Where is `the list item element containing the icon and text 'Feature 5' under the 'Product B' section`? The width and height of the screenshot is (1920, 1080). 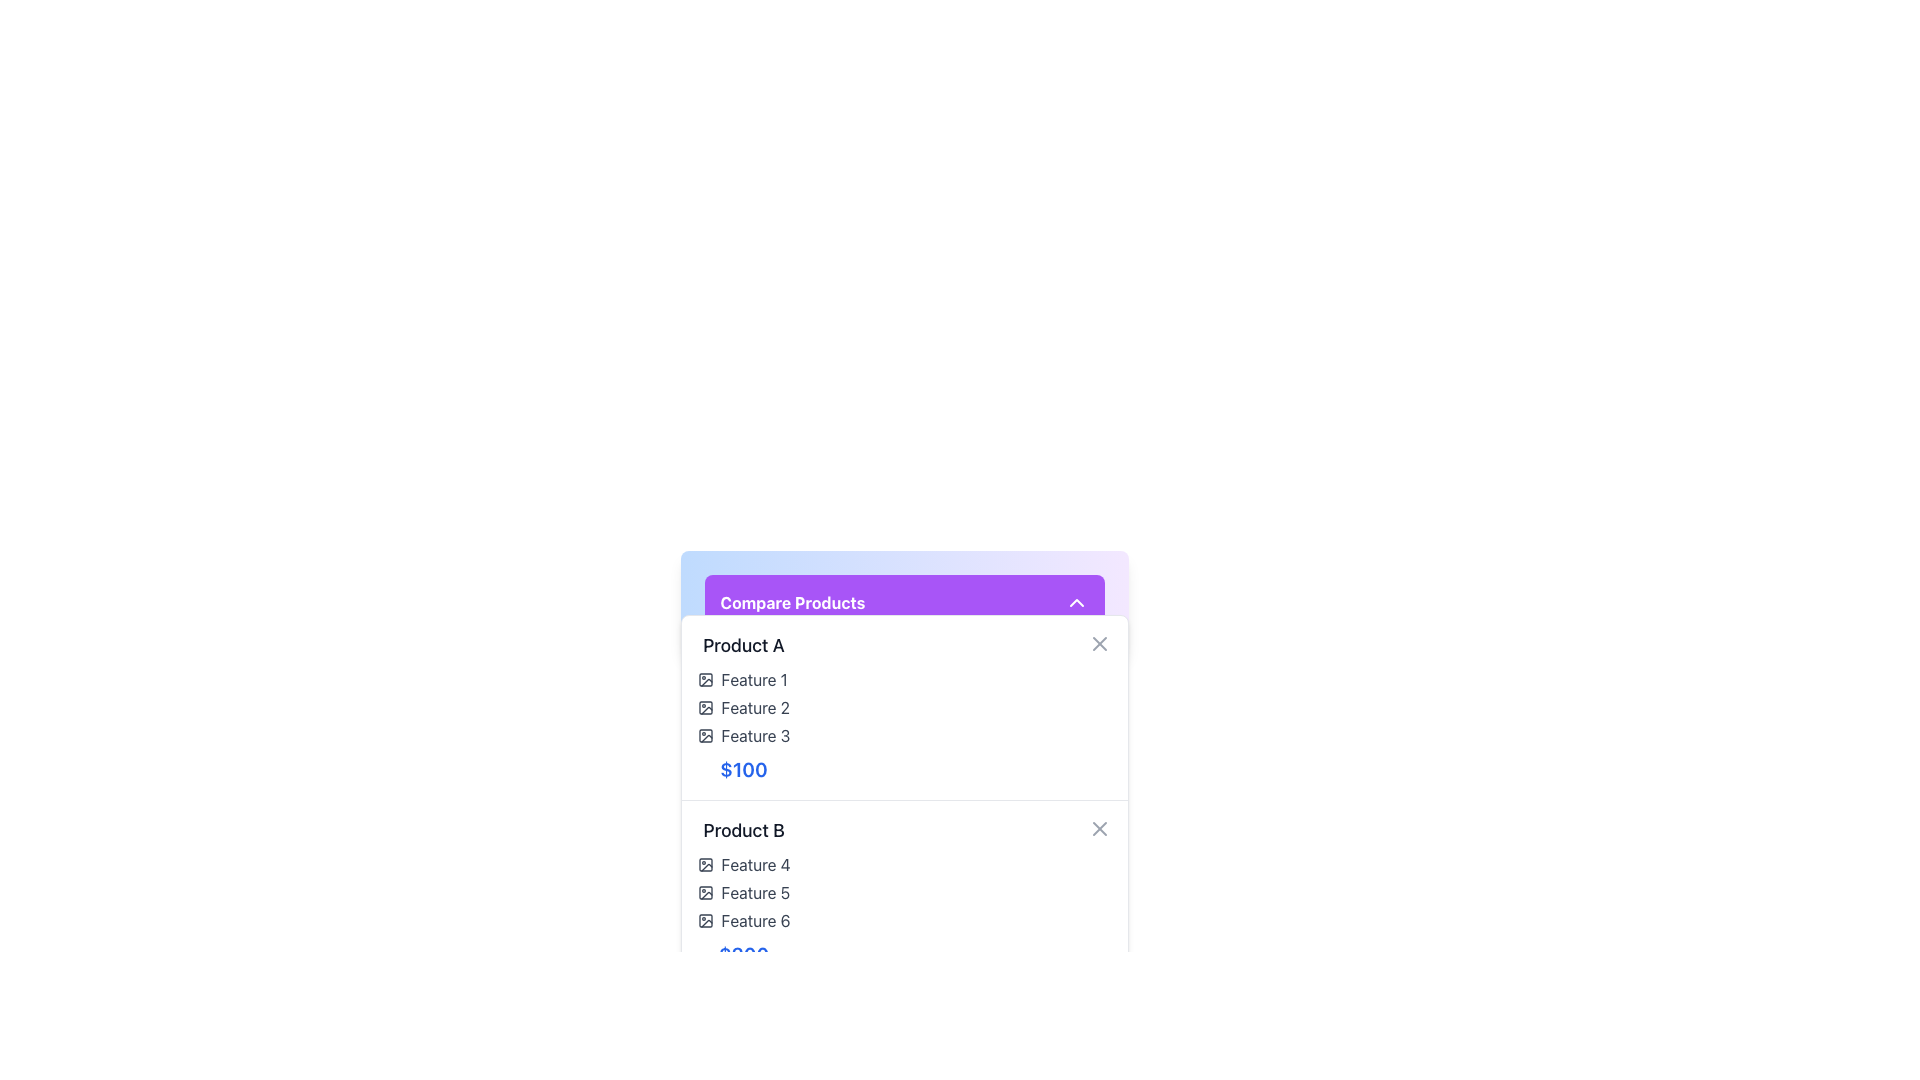
the list item element containing the icon and text 'Feature 5' under the 'Product B' section is located at coordinates (743, 892).